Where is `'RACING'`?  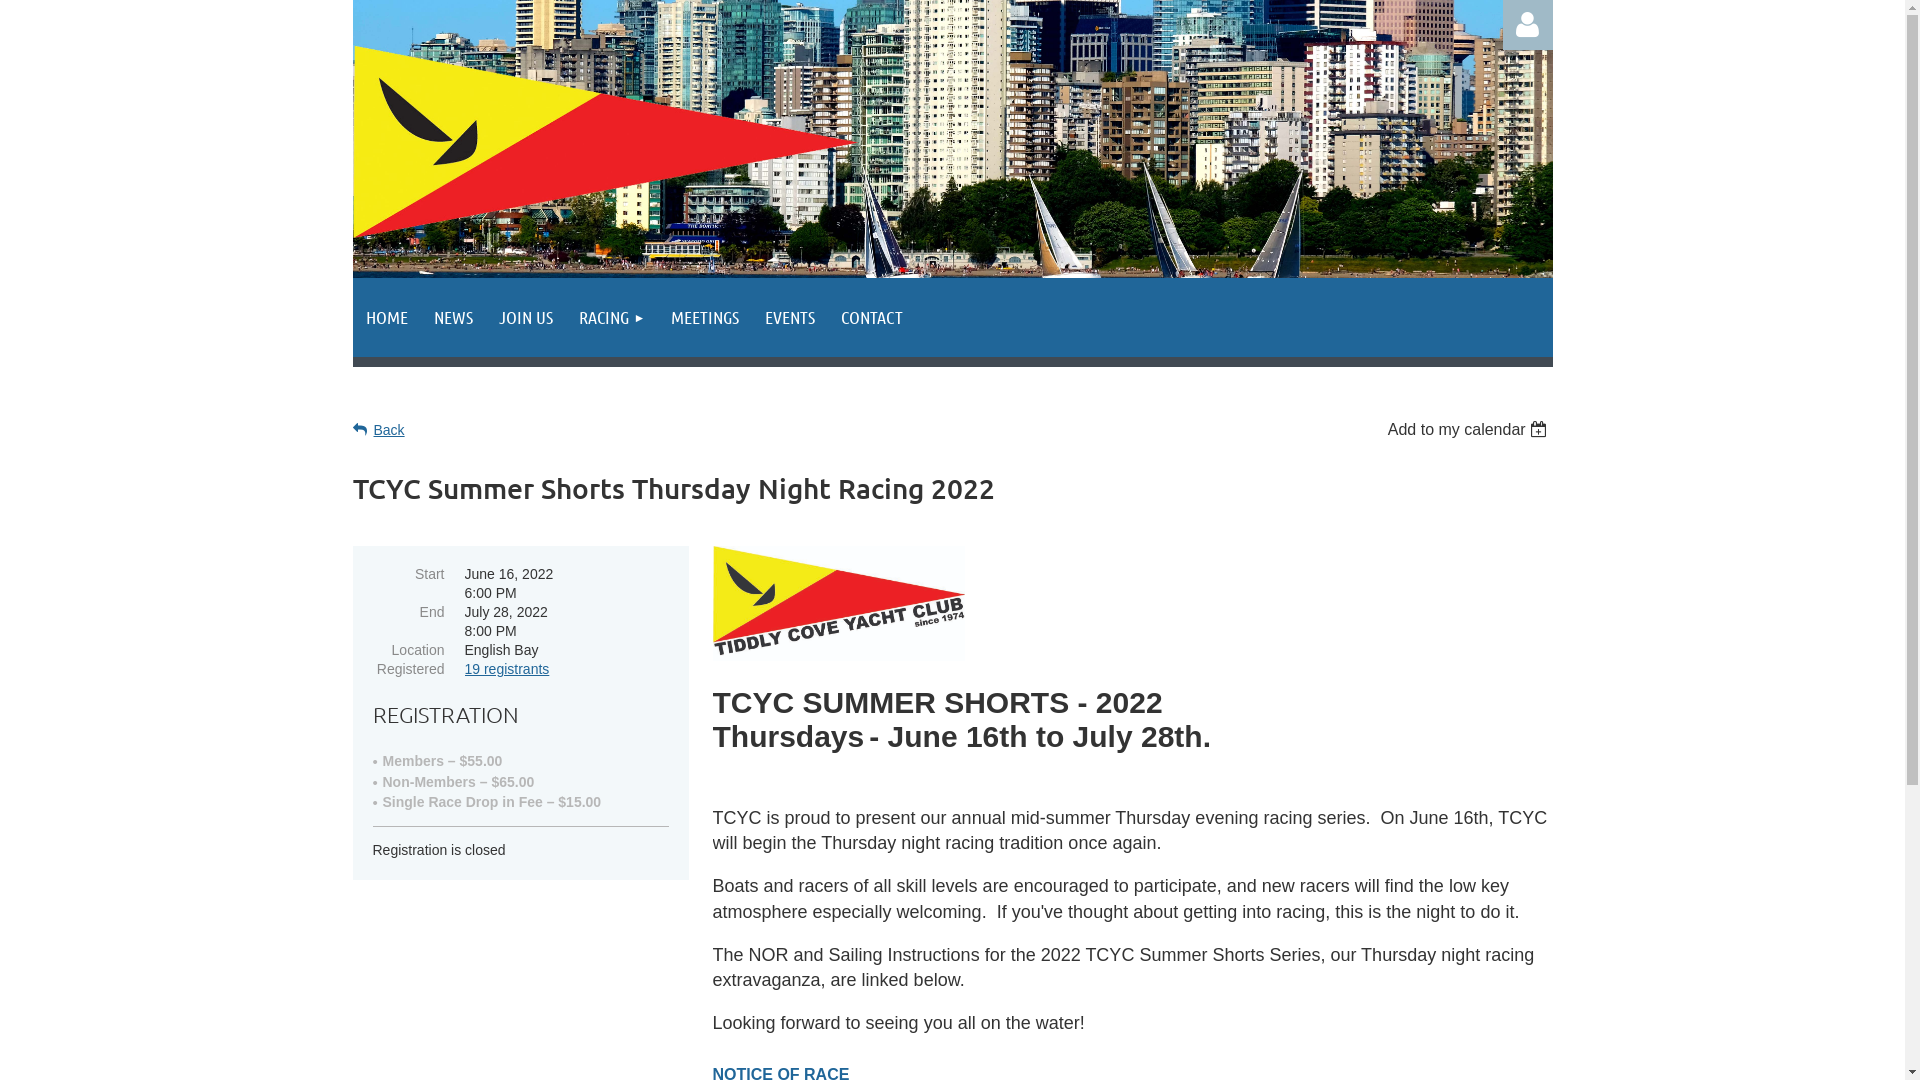 'RACING' is located at coordinates (611, 316).